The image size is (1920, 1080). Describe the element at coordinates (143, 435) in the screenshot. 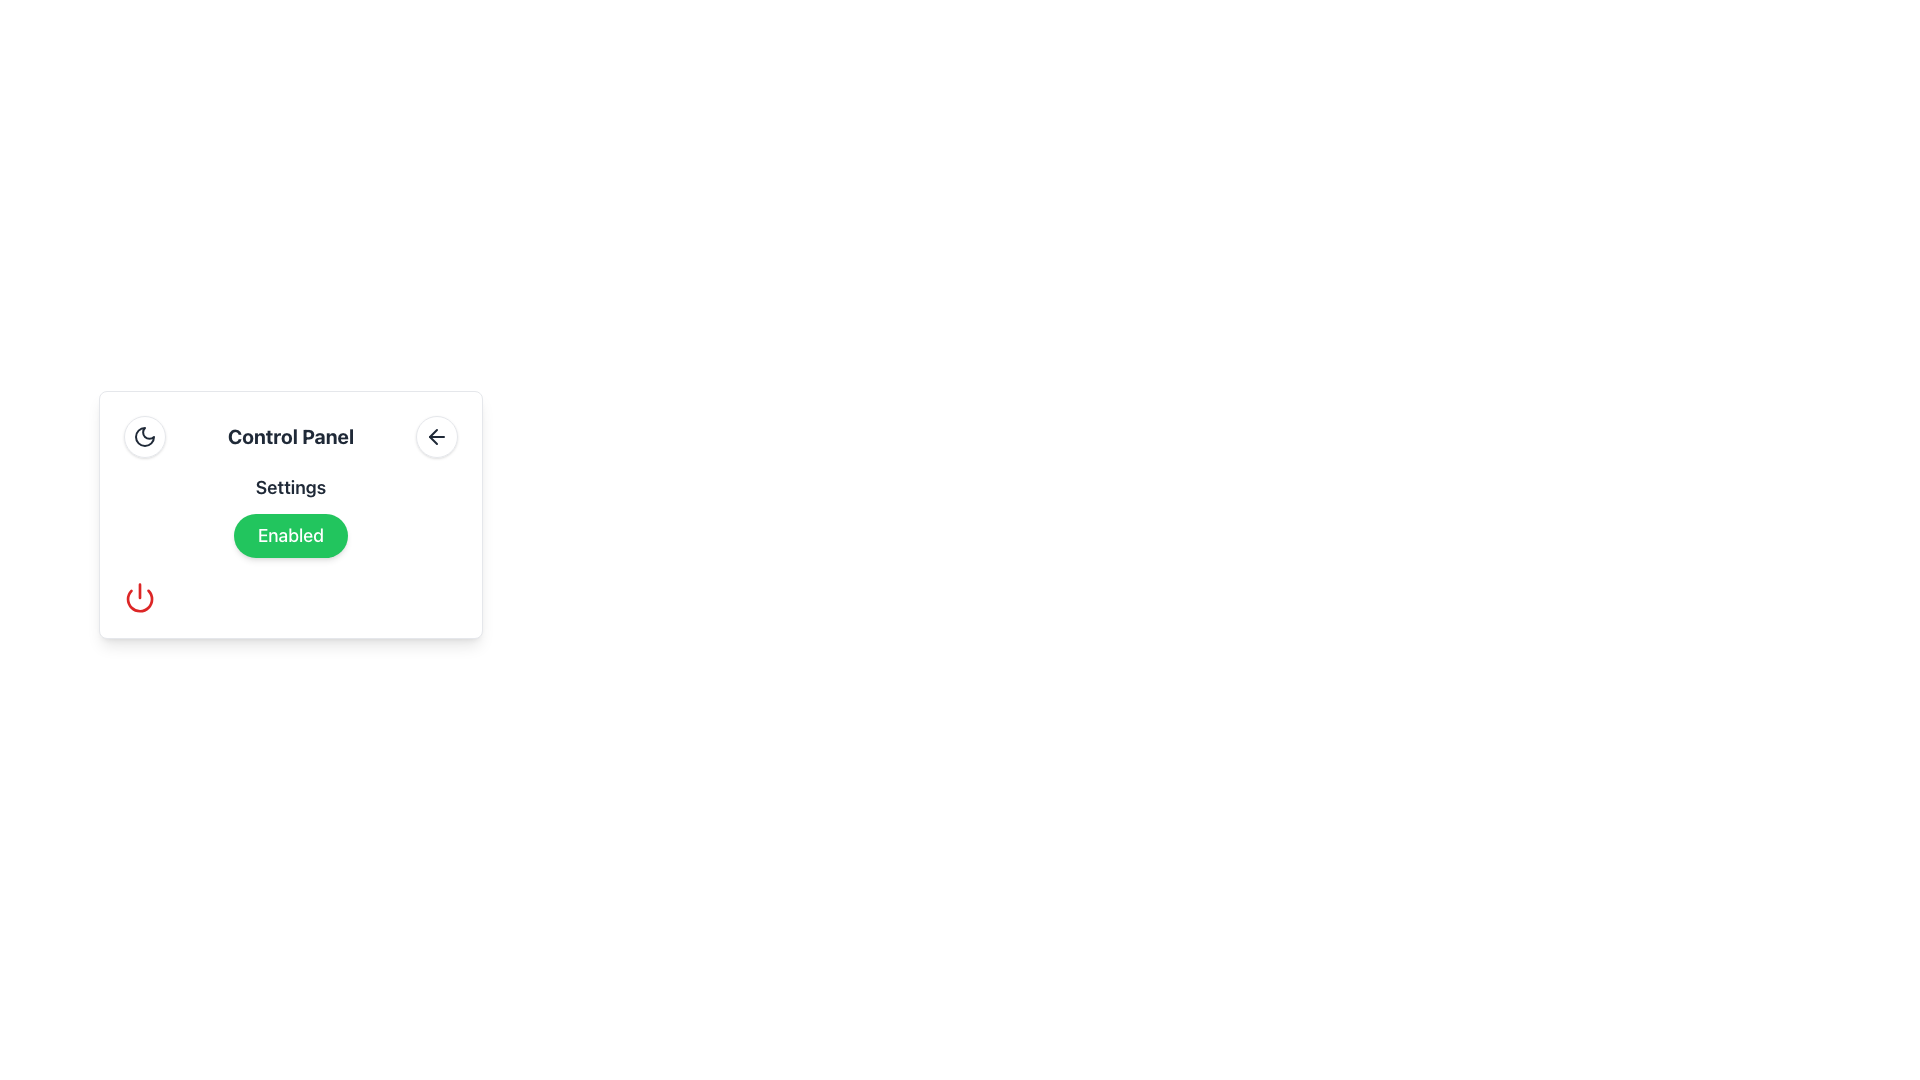

I see `the theme toggle icon represented by the 'lucide lucide-moon' SVG element located in the top right corner of the card component` at that location.